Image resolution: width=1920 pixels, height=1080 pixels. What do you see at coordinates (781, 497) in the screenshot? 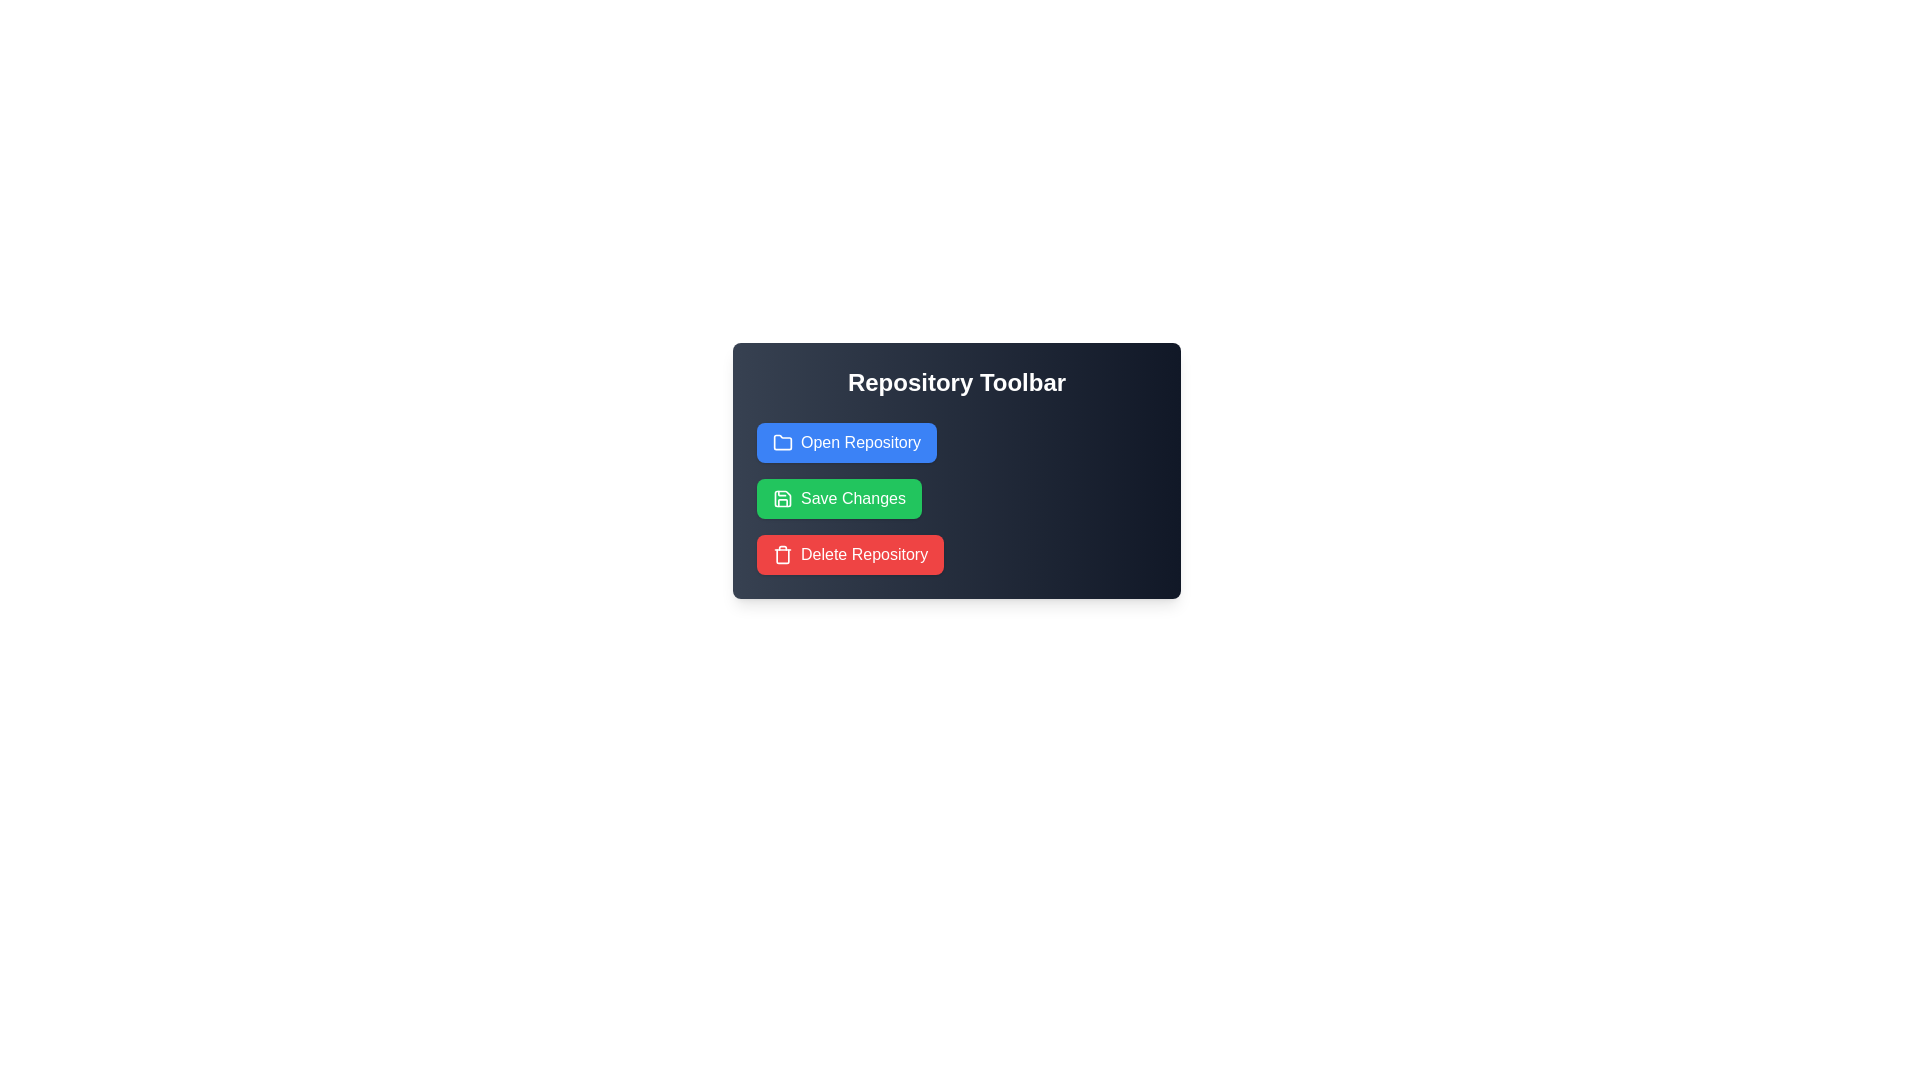
I see `the save icon within the green 'Save Changes' button, located centrally in the vertical stack of buttons, positioned below the 'Open Repository' button and above the 'Delete Repository' button` at bounding box center [781, 497].